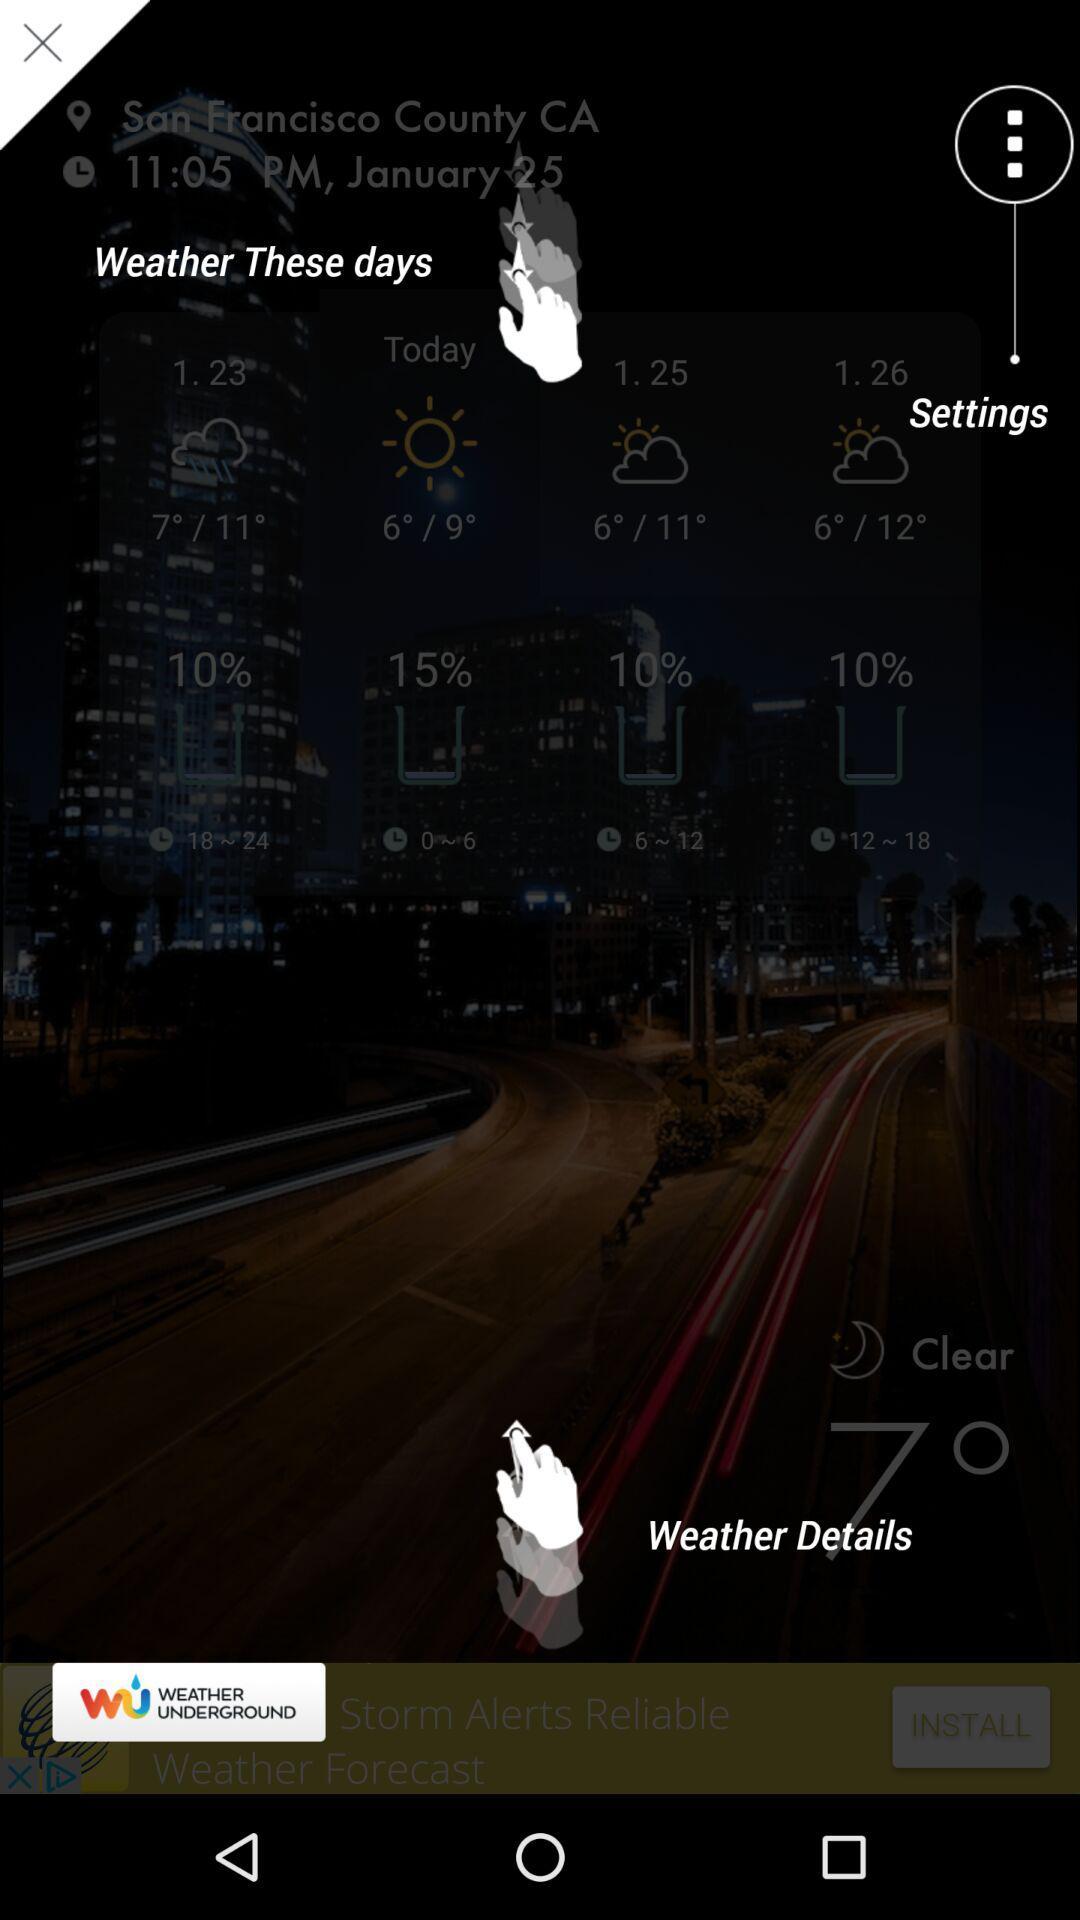 The width and height of the screenshot is (1080, 1920). What do you see at coordinates (73, 75) in the screenshot?
I see `the close icon` at bounding box center [73, 75].